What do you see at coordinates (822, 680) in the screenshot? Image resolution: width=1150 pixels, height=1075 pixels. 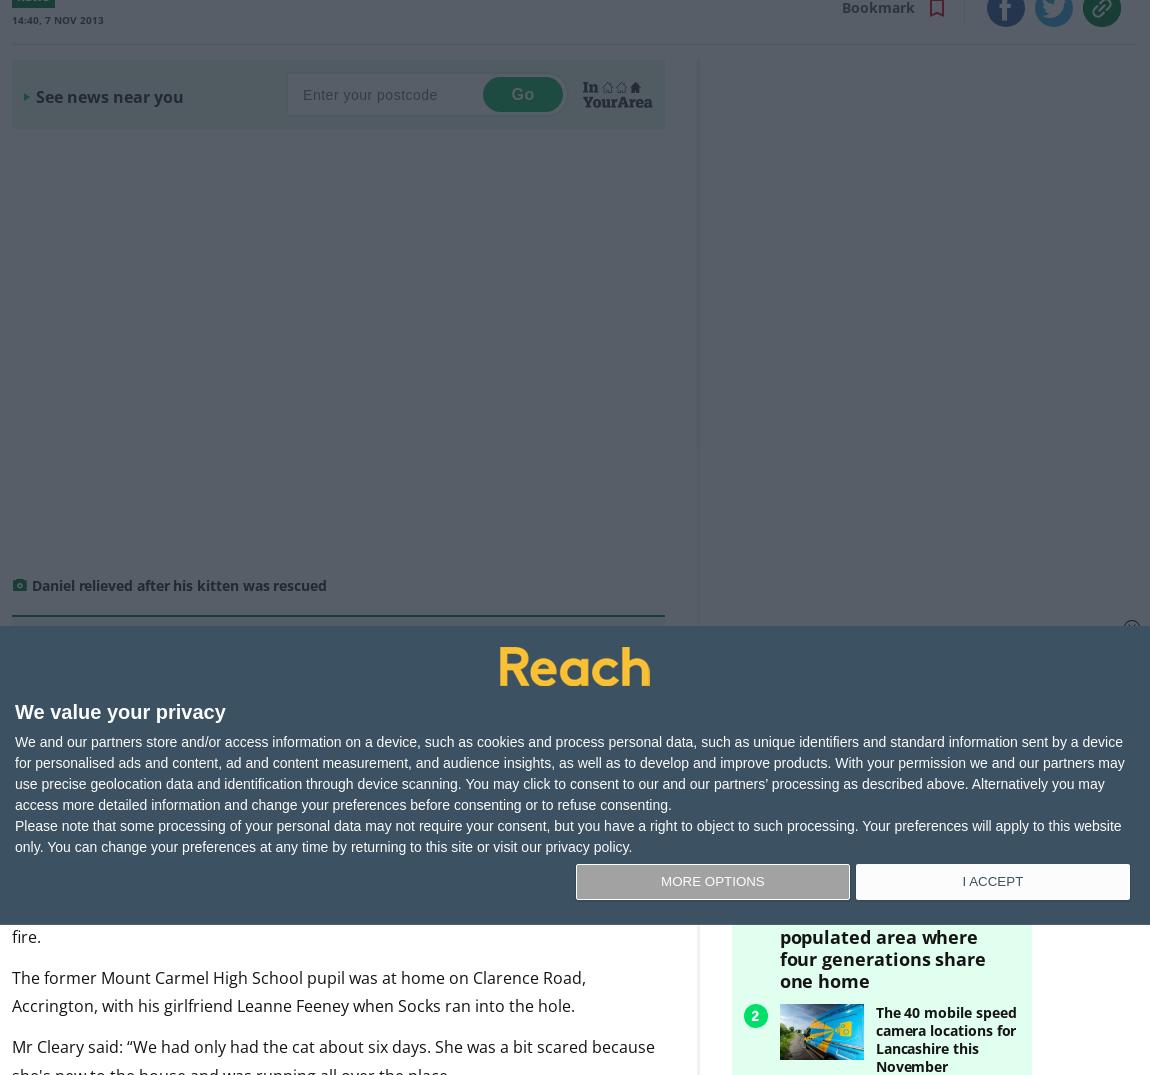 I see `'301.5K'` at bounding box center [822, 680].